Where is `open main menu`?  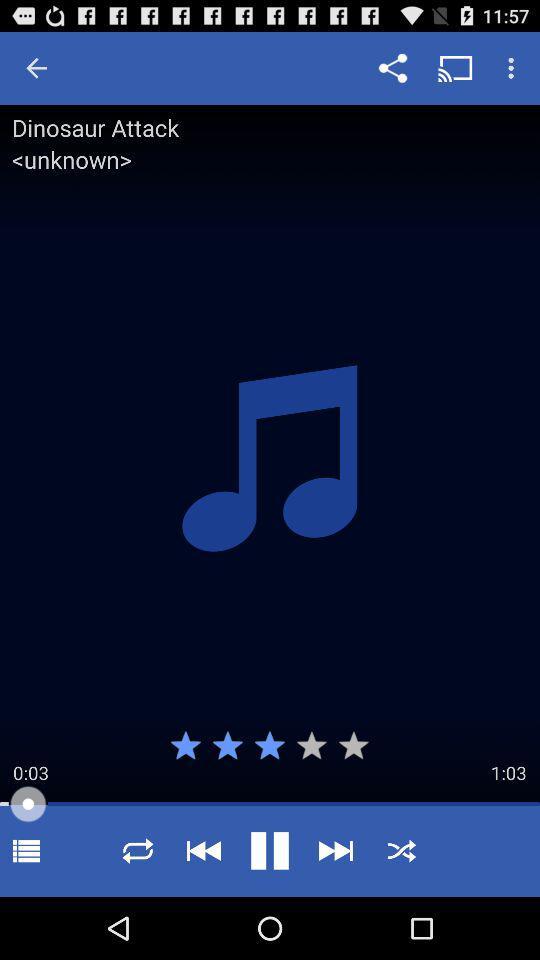
open main menu is located at coordinates (25, 850).